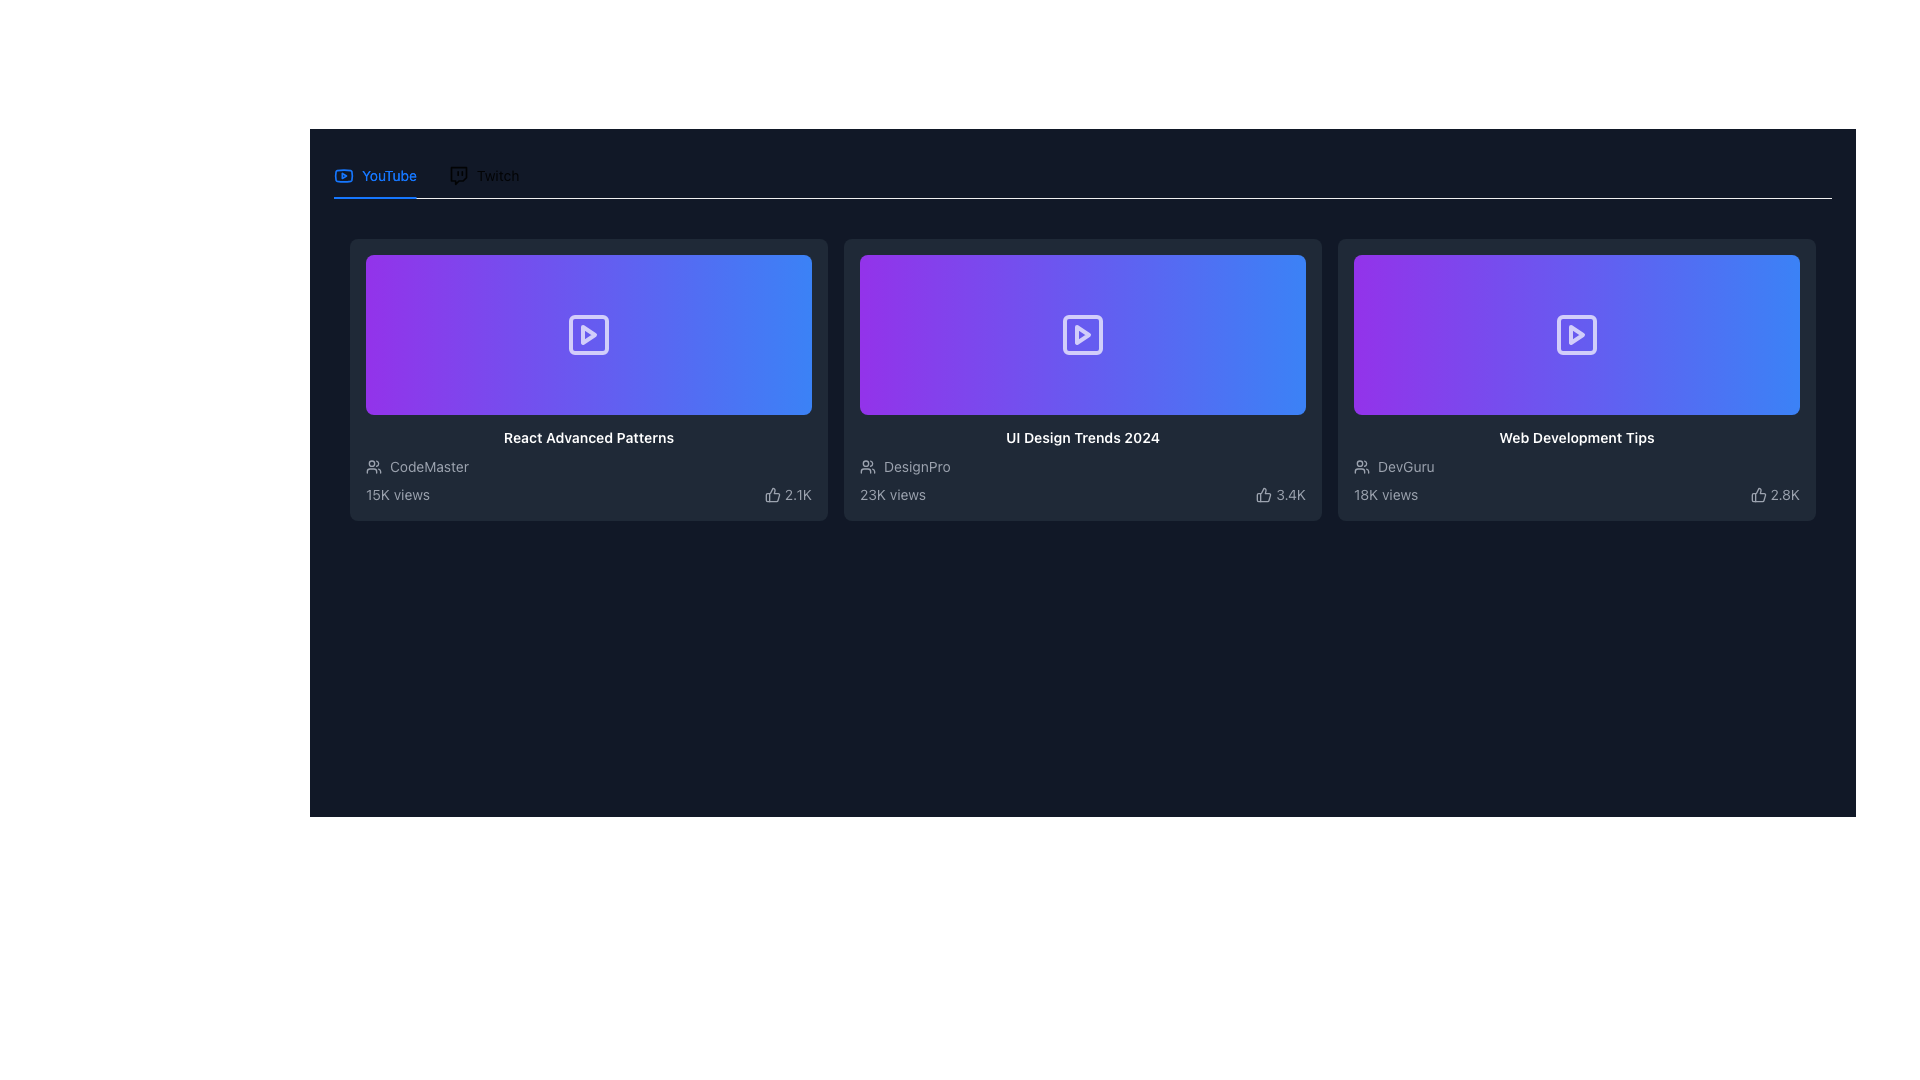 Image resolution: width=1920 pixels, height=1080 pixels. Describe the element at coordinates (1576, 437) in the screenshot. I see `title of the text label displaying 'Web Development Tips', which is styled with a white bold font and located at the lower part of a card-like structure` at that location.